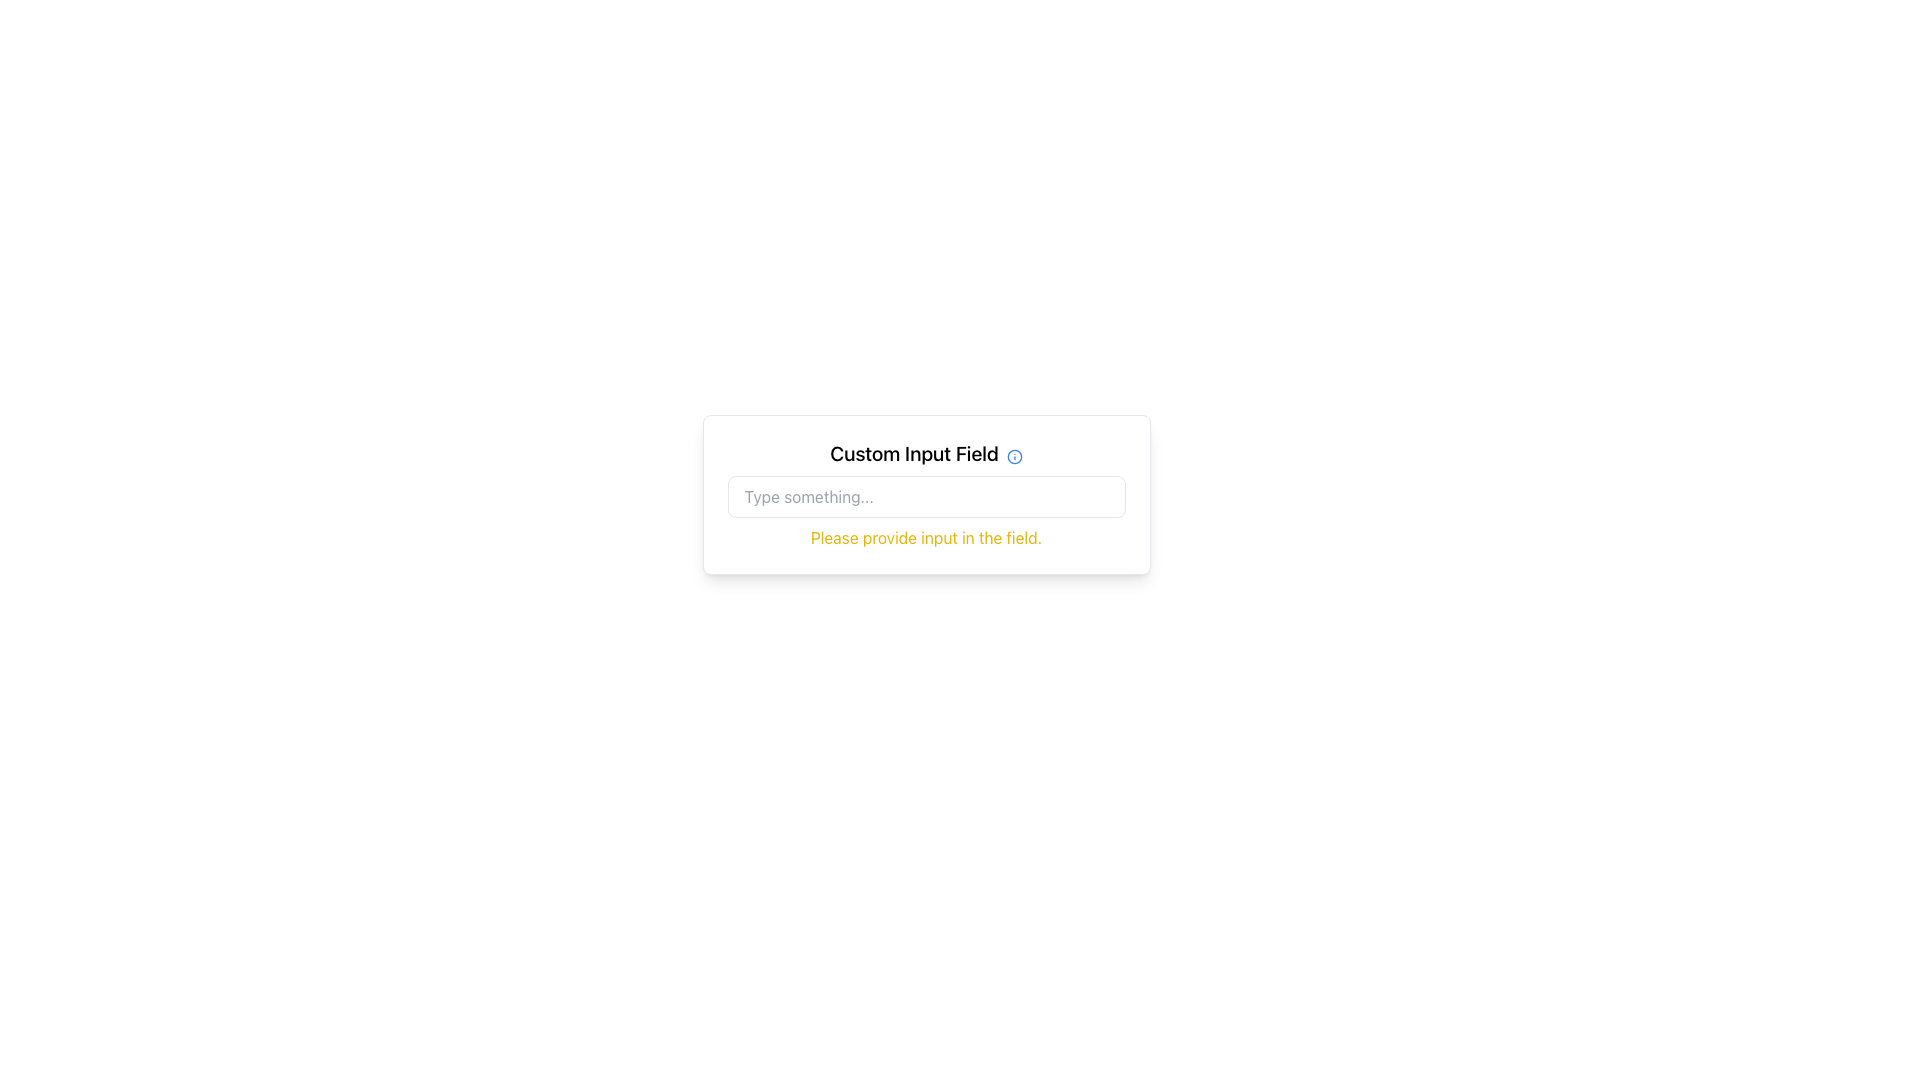 This screenshot has width=1920, height=1080. I want to click on circle graphics element with a thin border, located at the center of the SVG icon adjacent to the 'Custom Input Field' label, so click(1014, 456).